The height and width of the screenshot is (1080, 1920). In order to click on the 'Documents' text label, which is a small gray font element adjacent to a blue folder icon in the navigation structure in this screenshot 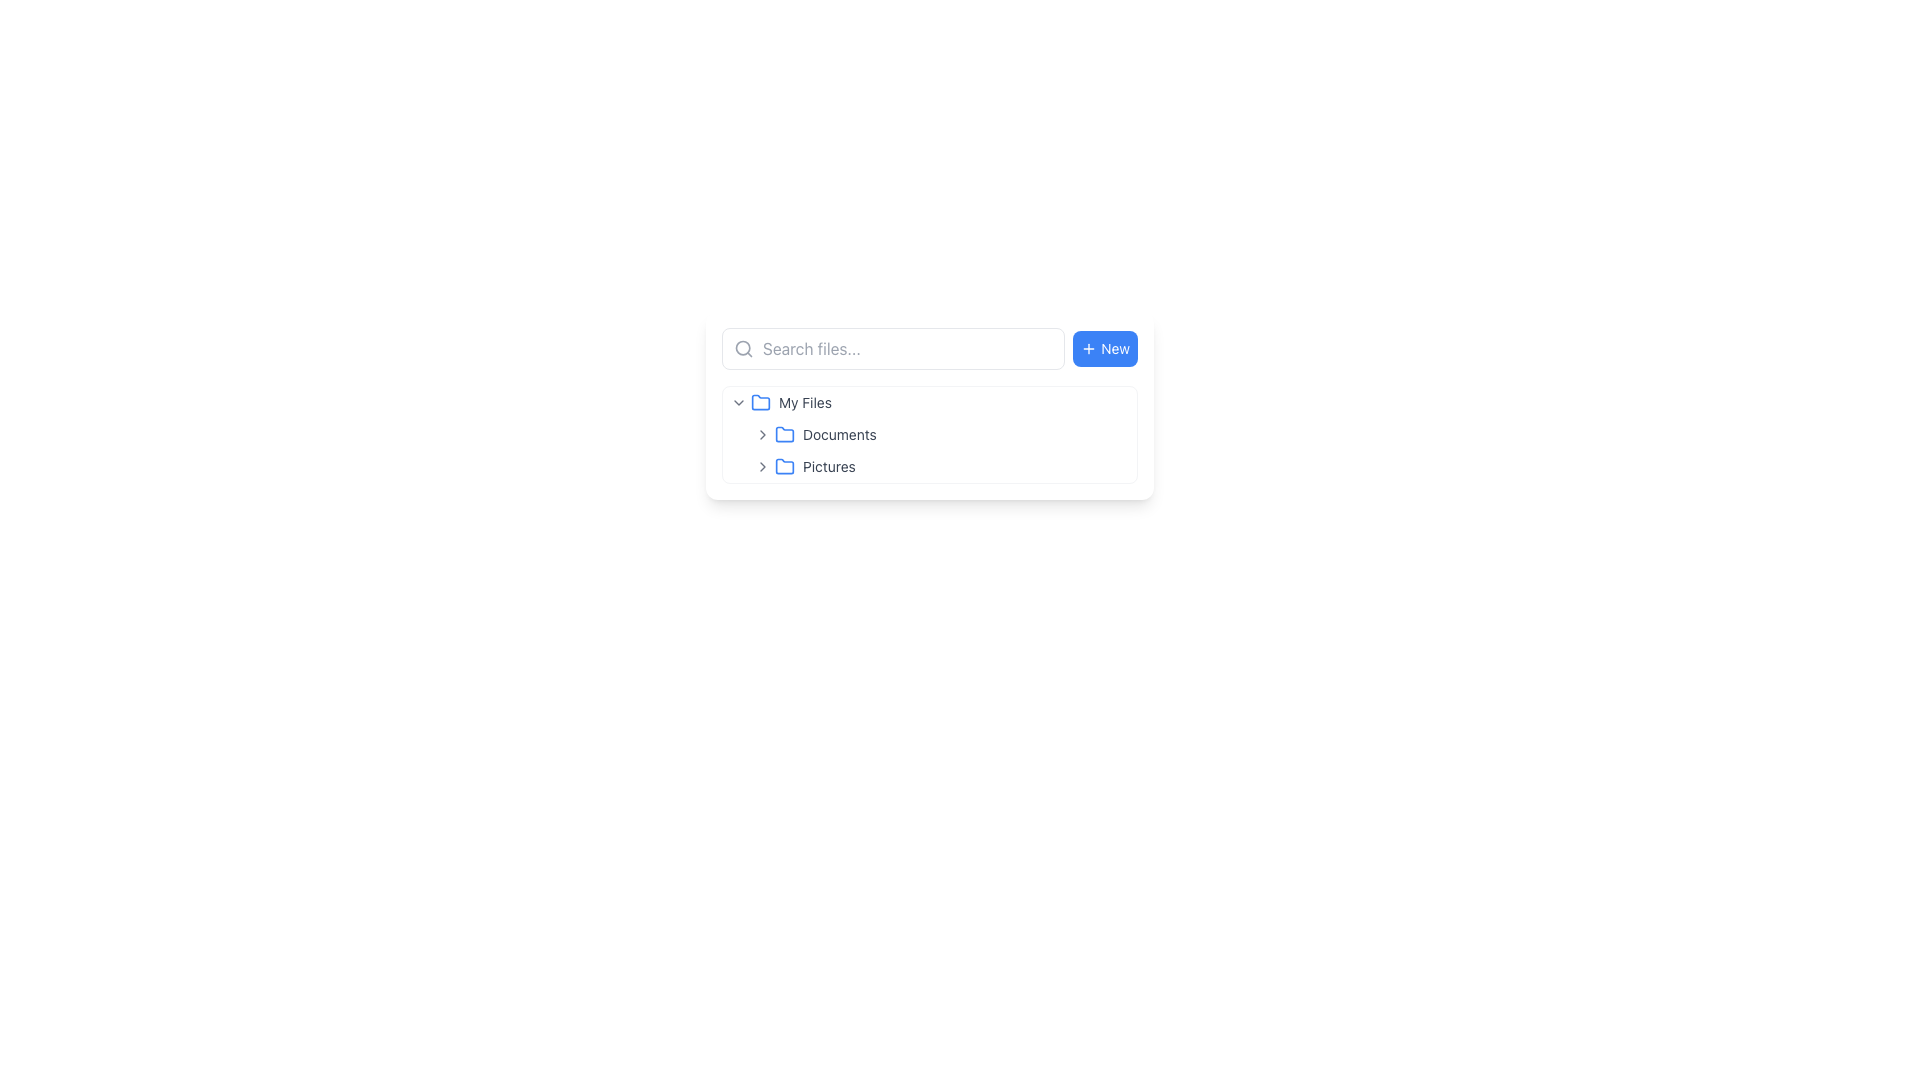, I will do `click(839, 434)`.